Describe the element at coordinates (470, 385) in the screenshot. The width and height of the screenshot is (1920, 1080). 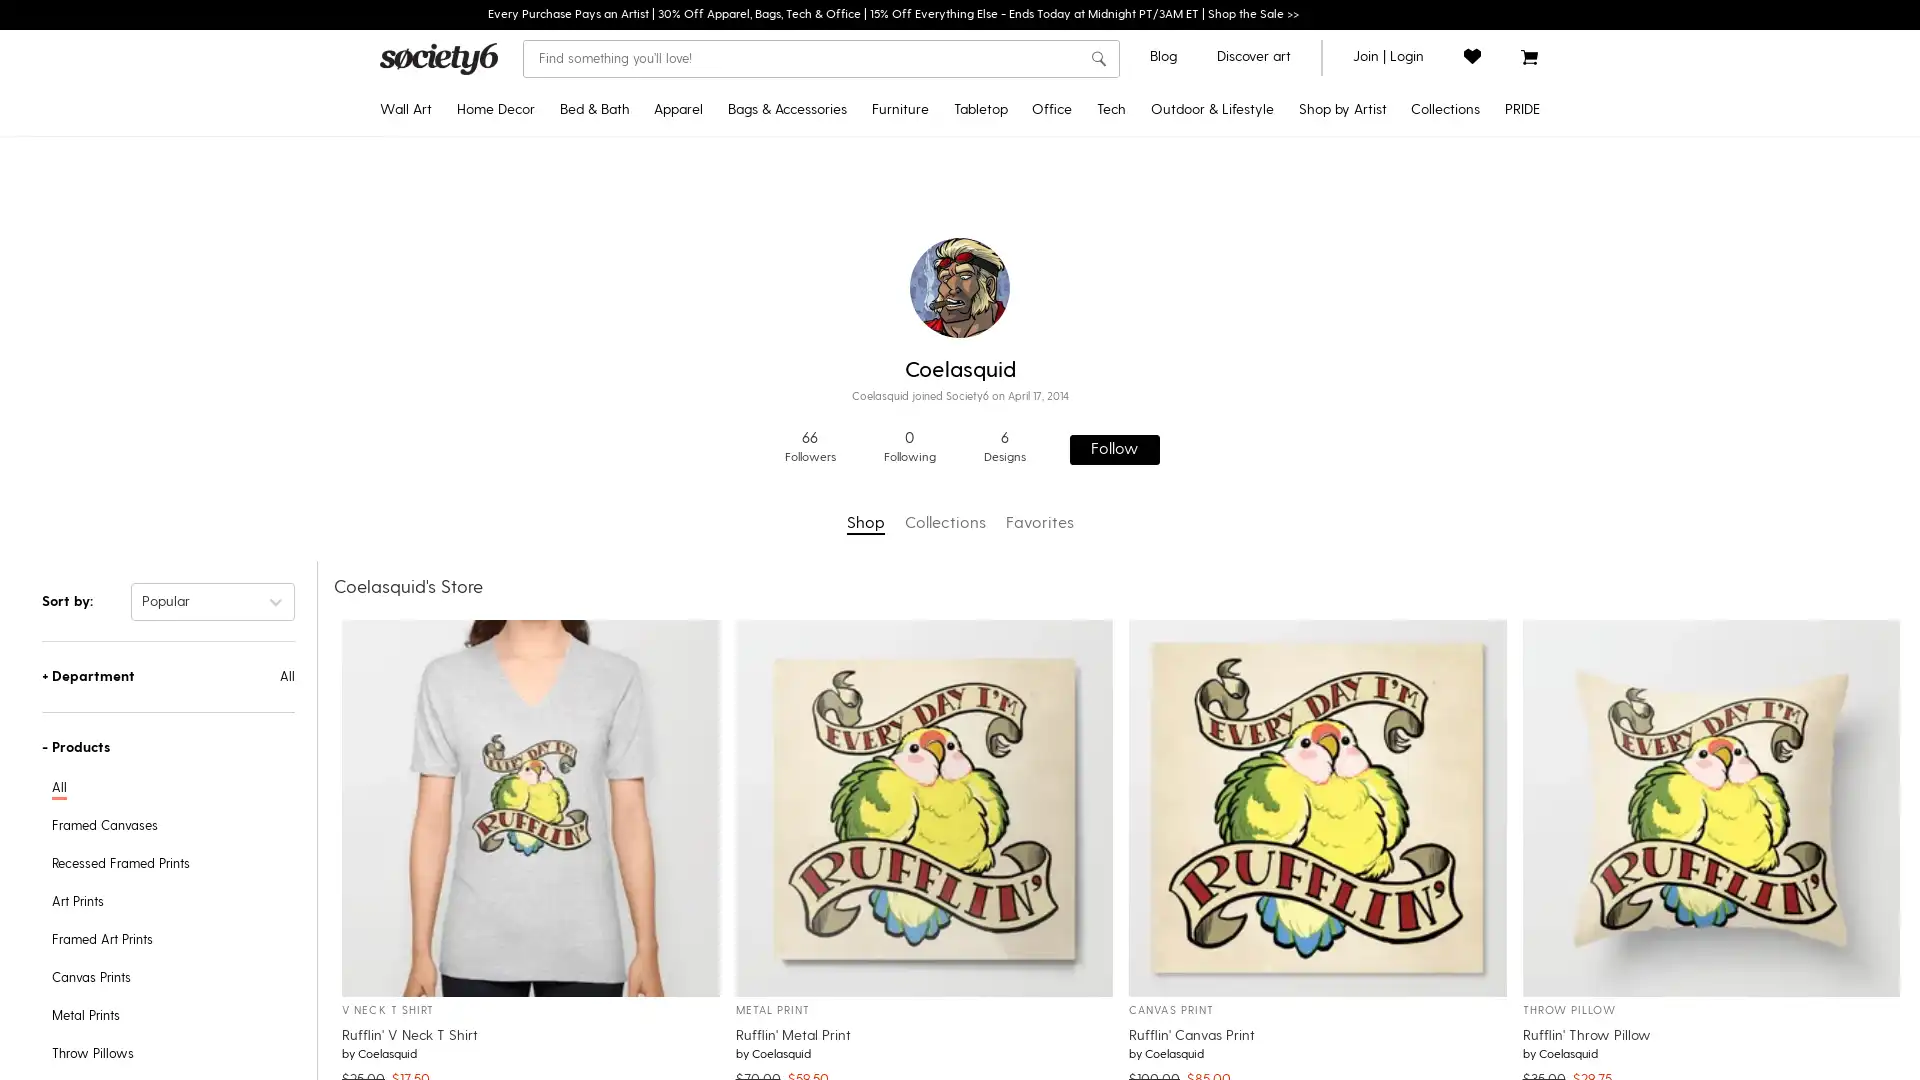
I see `Floating Acrylic Prints` at that location.